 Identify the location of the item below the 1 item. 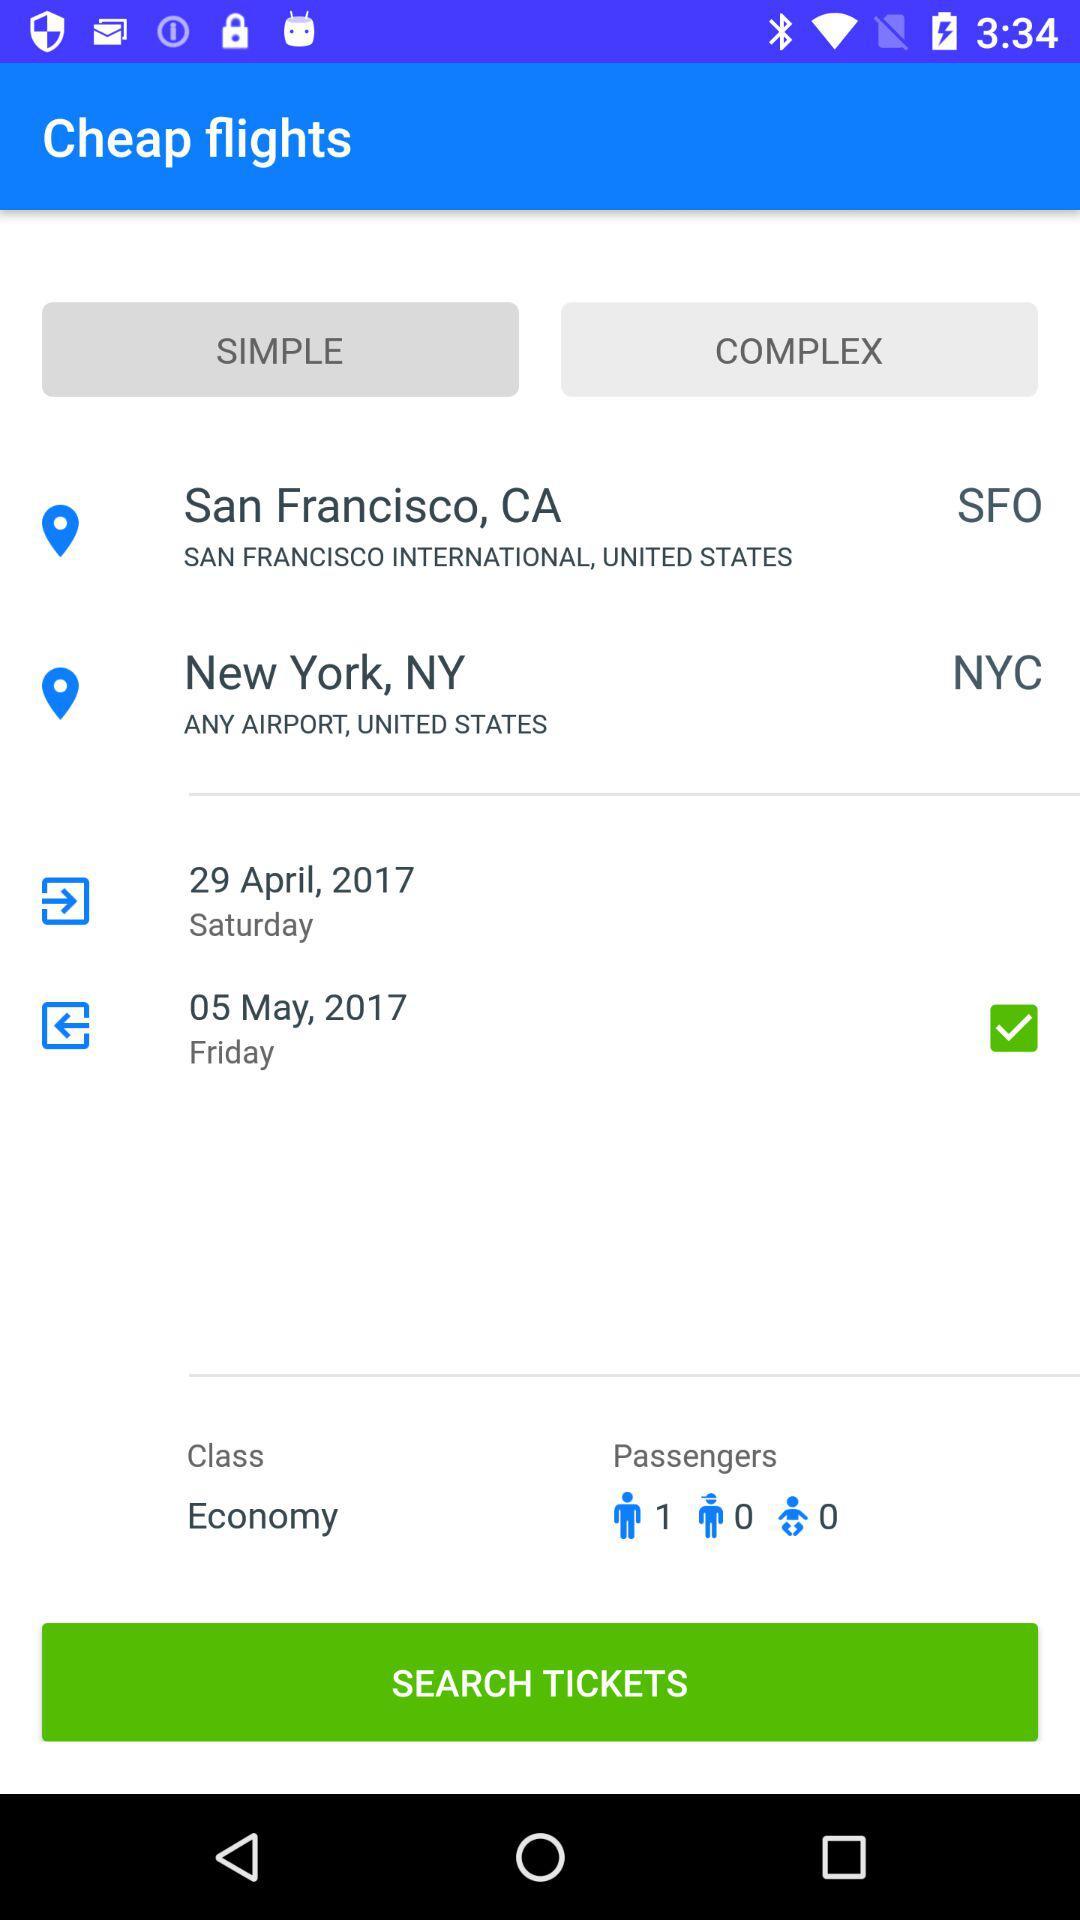
(540, 1681).